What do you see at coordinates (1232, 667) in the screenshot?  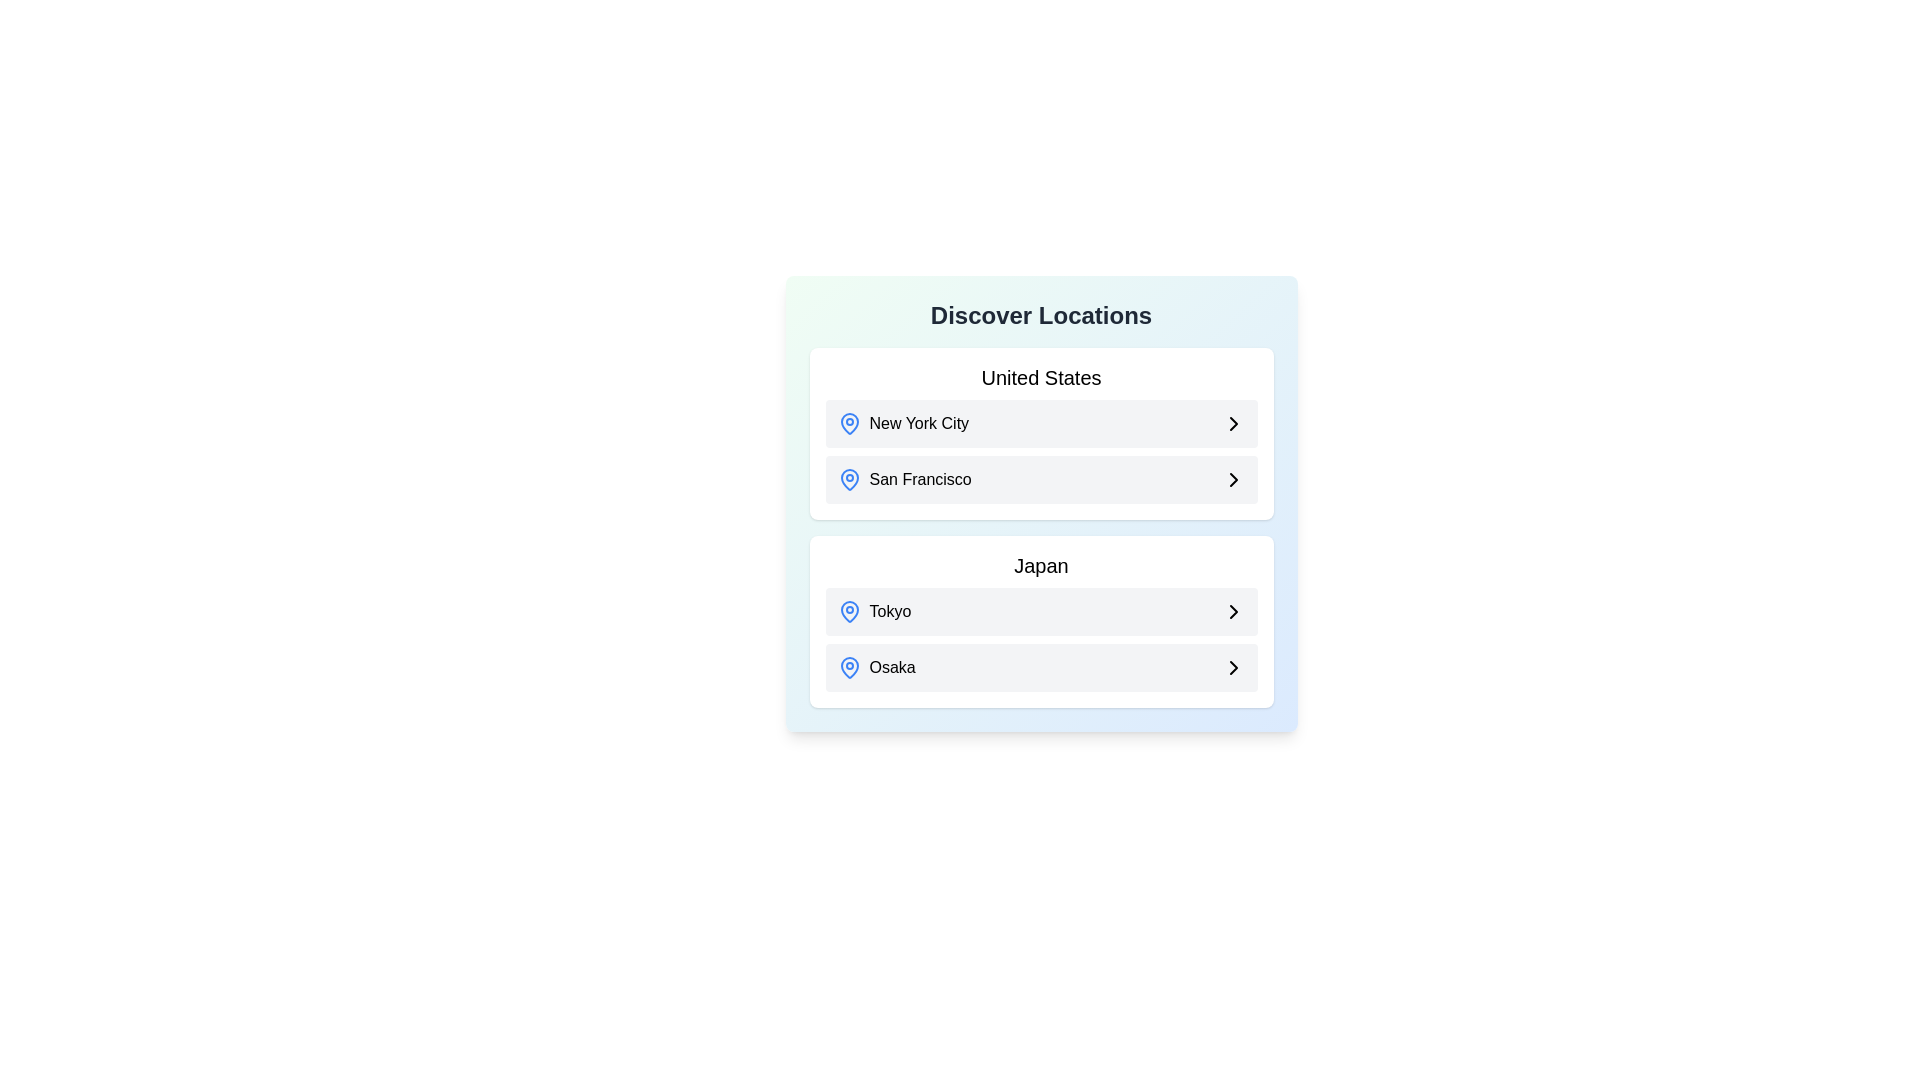 I see `the navigation icon located in the 'Osaka' section under the 'Japan' category on the Discover Locations page` at bounding box center [1232, 667].